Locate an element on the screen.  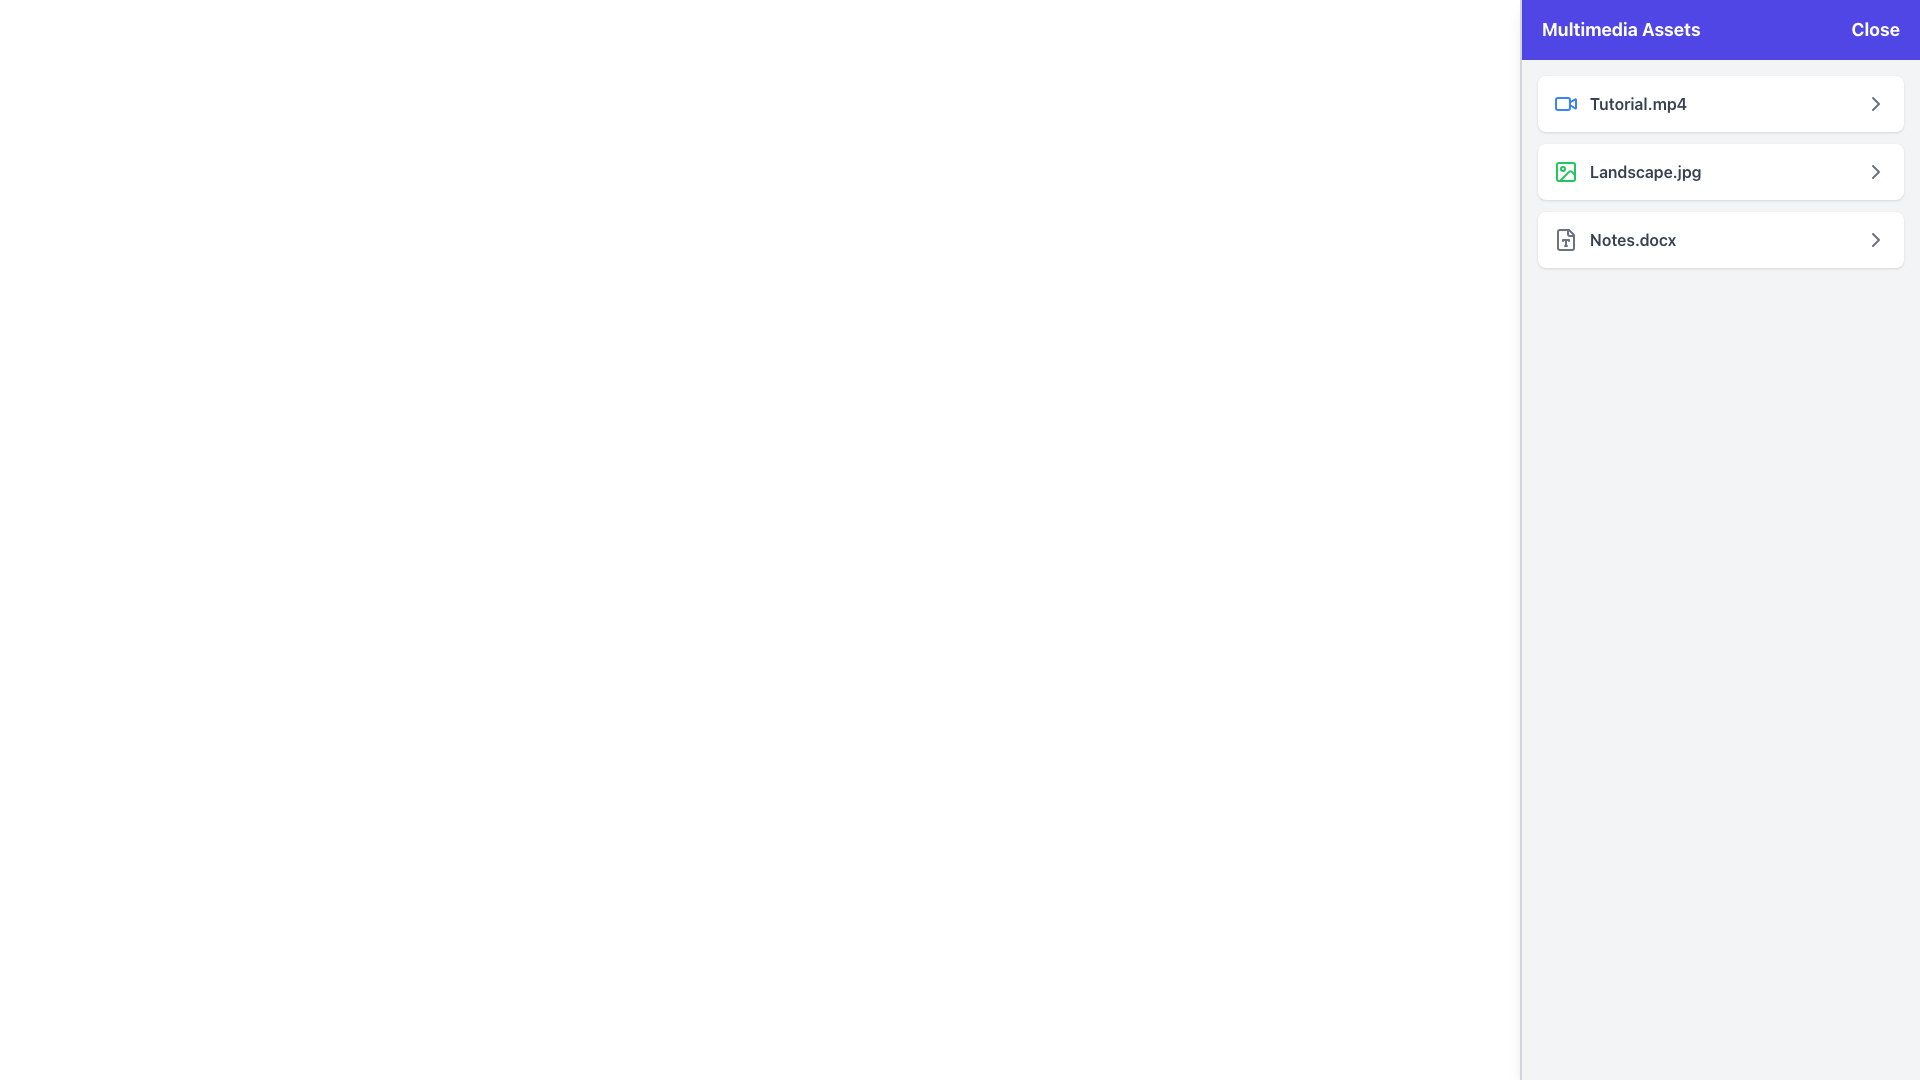
the 'Tutorial.mp4' file name label located in the 'Multimedia Assets' section is located at coordinates (1620, 104).